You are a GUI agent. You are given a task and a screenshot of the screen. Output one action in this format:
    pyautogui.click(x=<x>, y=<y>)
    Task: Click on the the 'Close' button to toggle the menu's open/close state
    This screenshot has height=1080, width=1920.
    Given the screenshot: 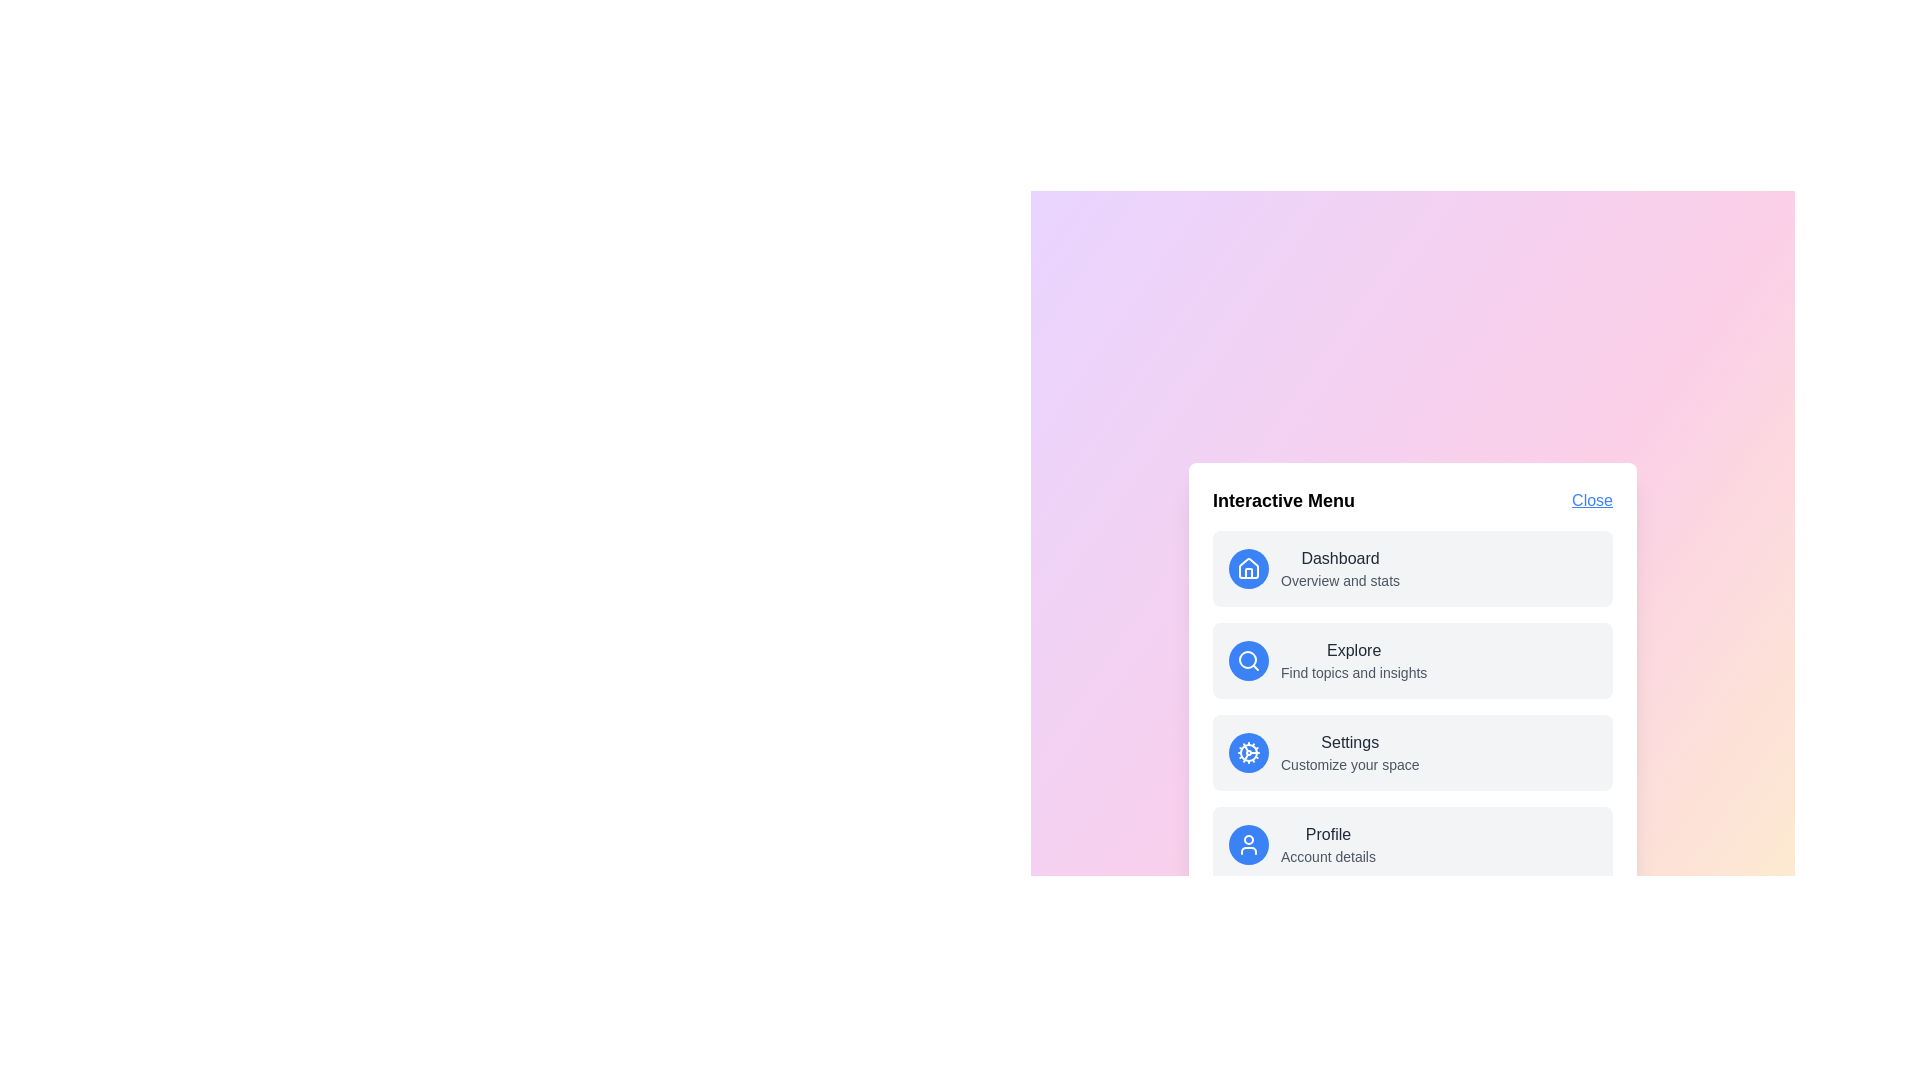 What is the action you would take?
    pyautogui.click(x=1591, y=500)
    